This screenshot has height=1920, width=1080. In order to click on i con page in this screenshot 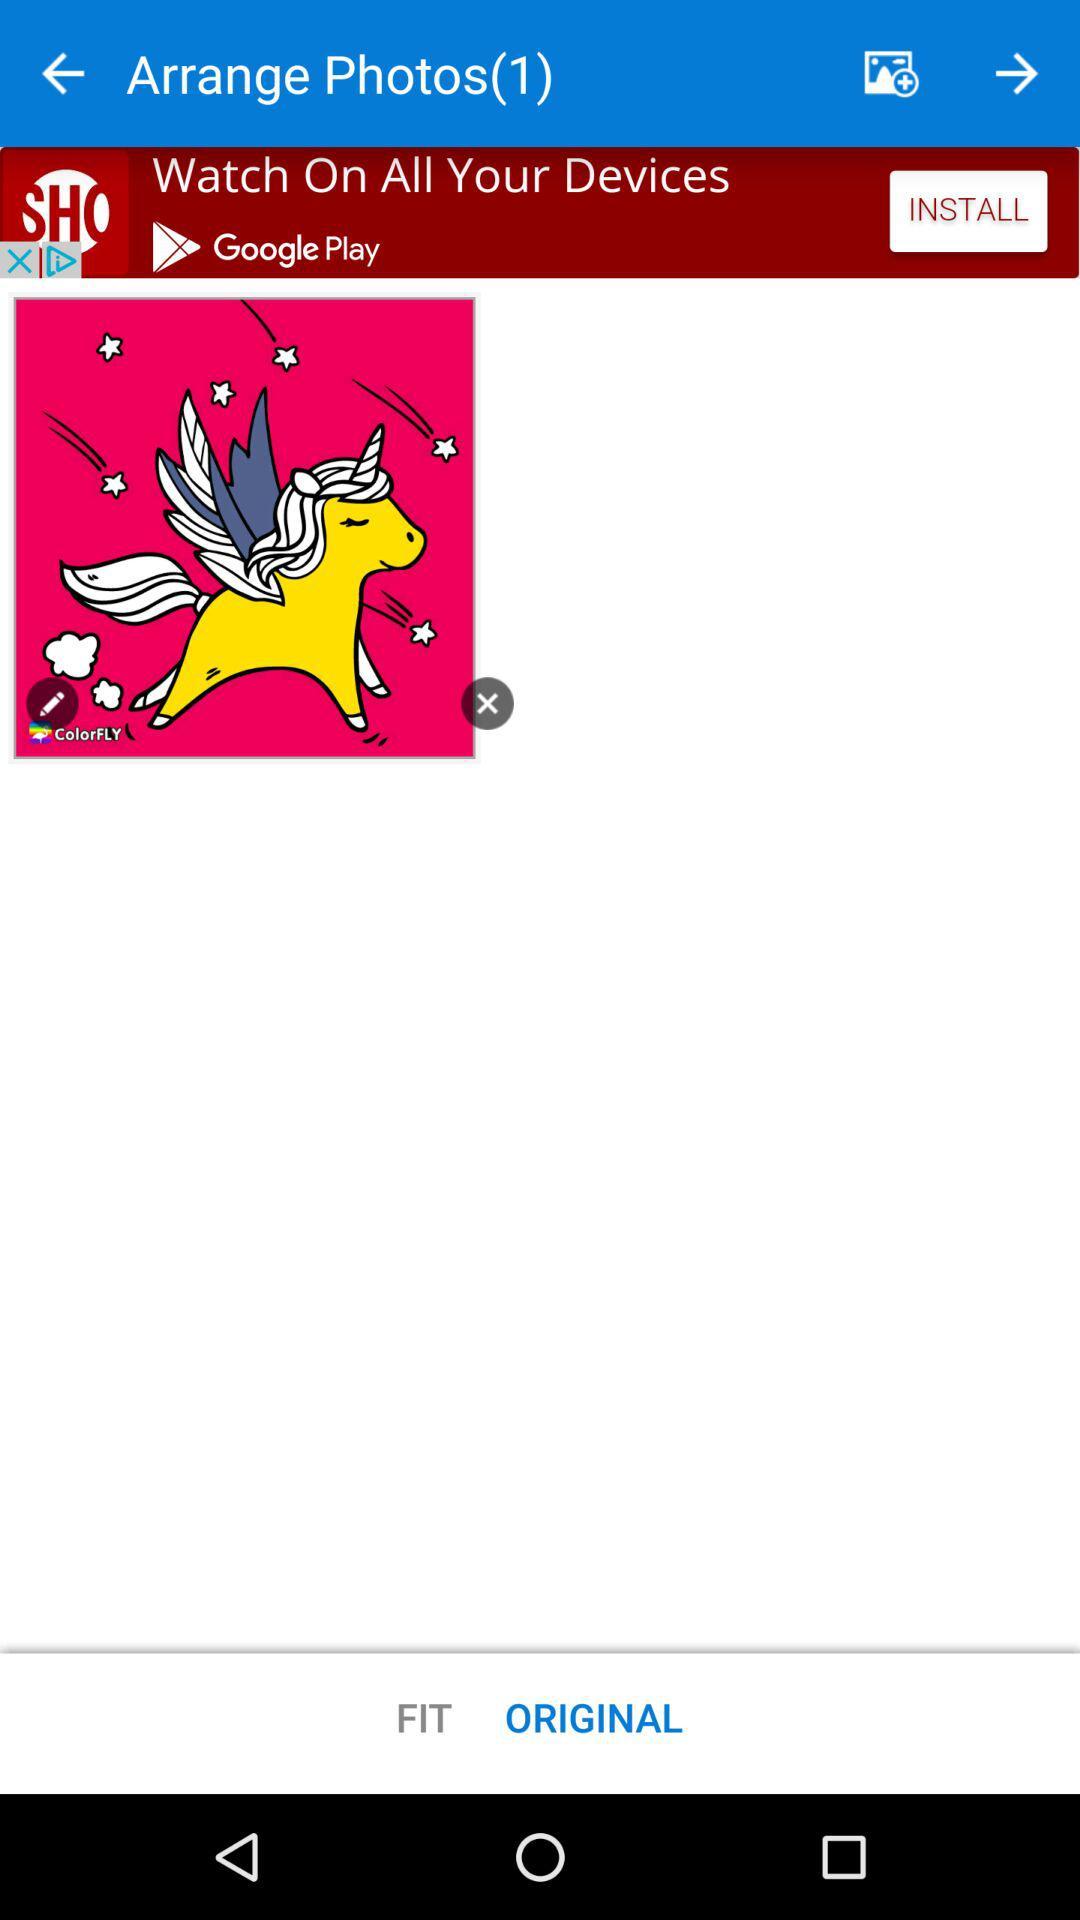, I will do `click(51, 703)`.